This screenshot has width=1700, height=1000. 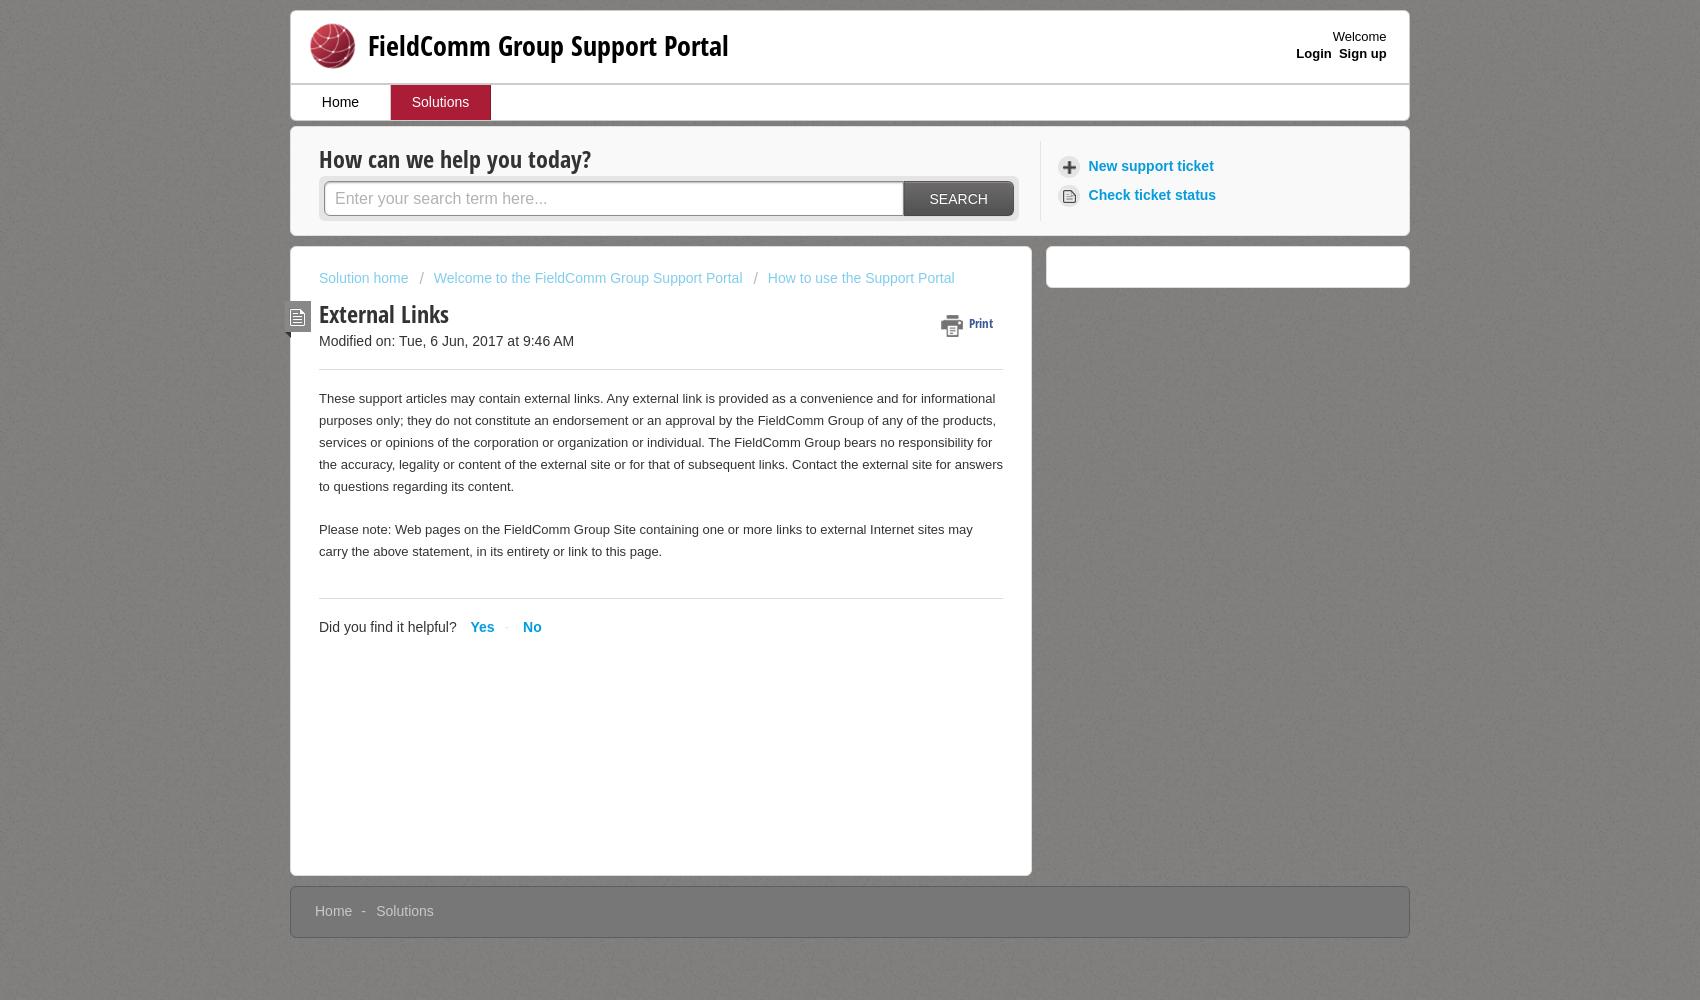 What do you see at coordinates (332, 911) in the screenshot?
I see `'Home'` at bounding box center [332, 911].